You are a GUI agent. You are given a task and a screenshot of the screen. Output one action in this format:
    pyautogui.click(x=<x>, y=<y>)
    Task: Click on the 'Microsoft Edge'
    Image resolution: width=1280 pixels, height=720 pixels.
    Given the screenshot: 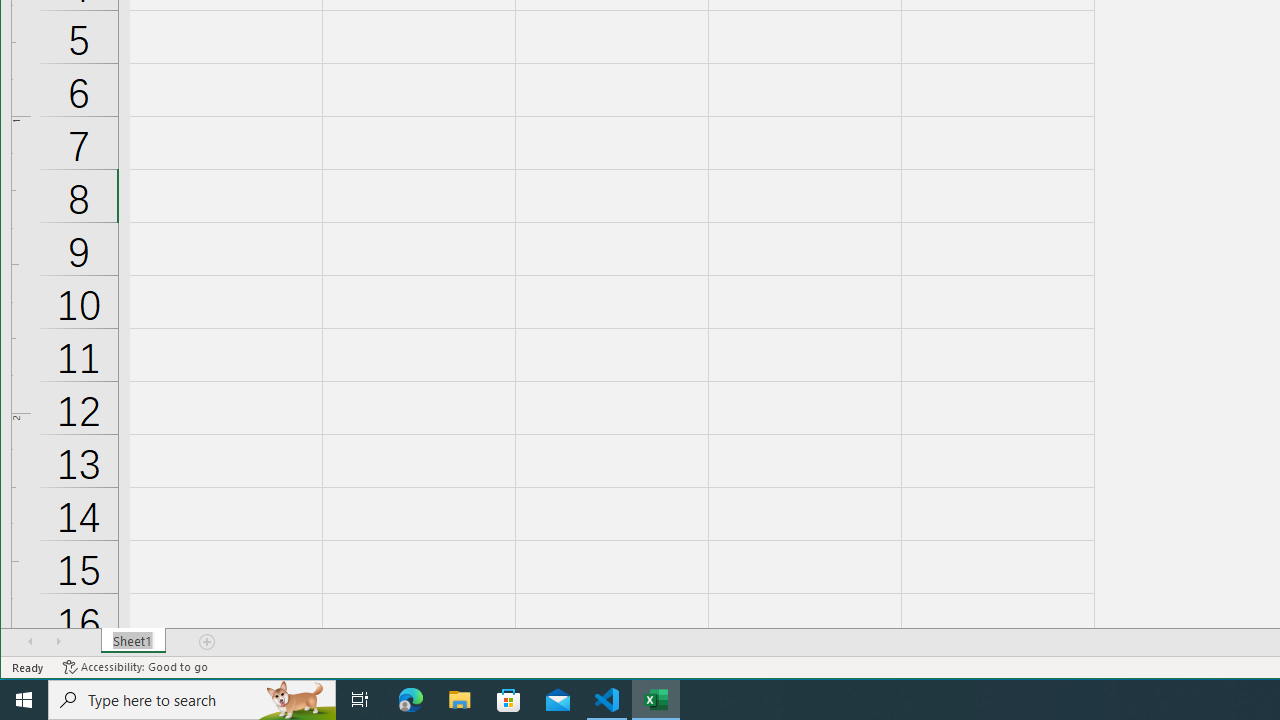 What is the action you would take?
    pyautogui.click(x=410, y=698)
    